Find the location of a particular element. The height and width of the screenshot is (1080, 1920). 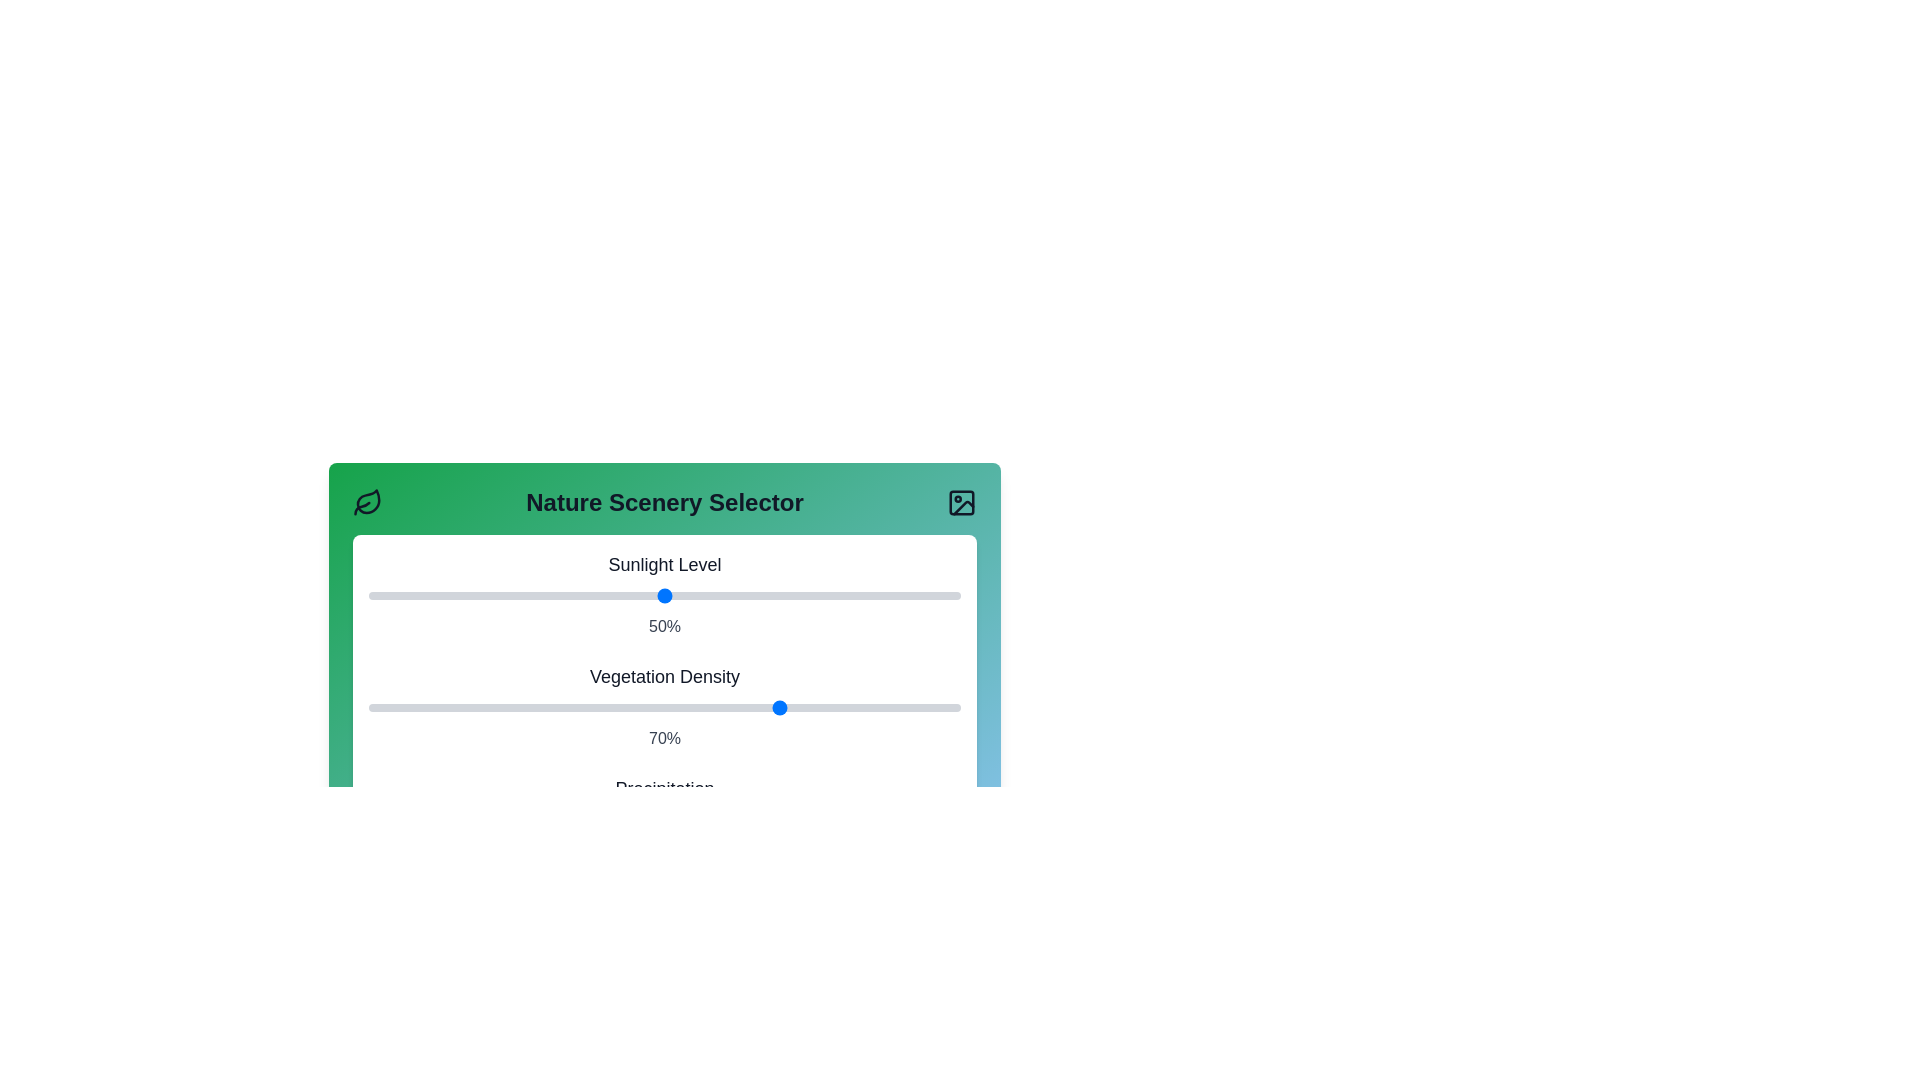

the Sunlight Level slider to 76% is located at coordinates (818, 595).